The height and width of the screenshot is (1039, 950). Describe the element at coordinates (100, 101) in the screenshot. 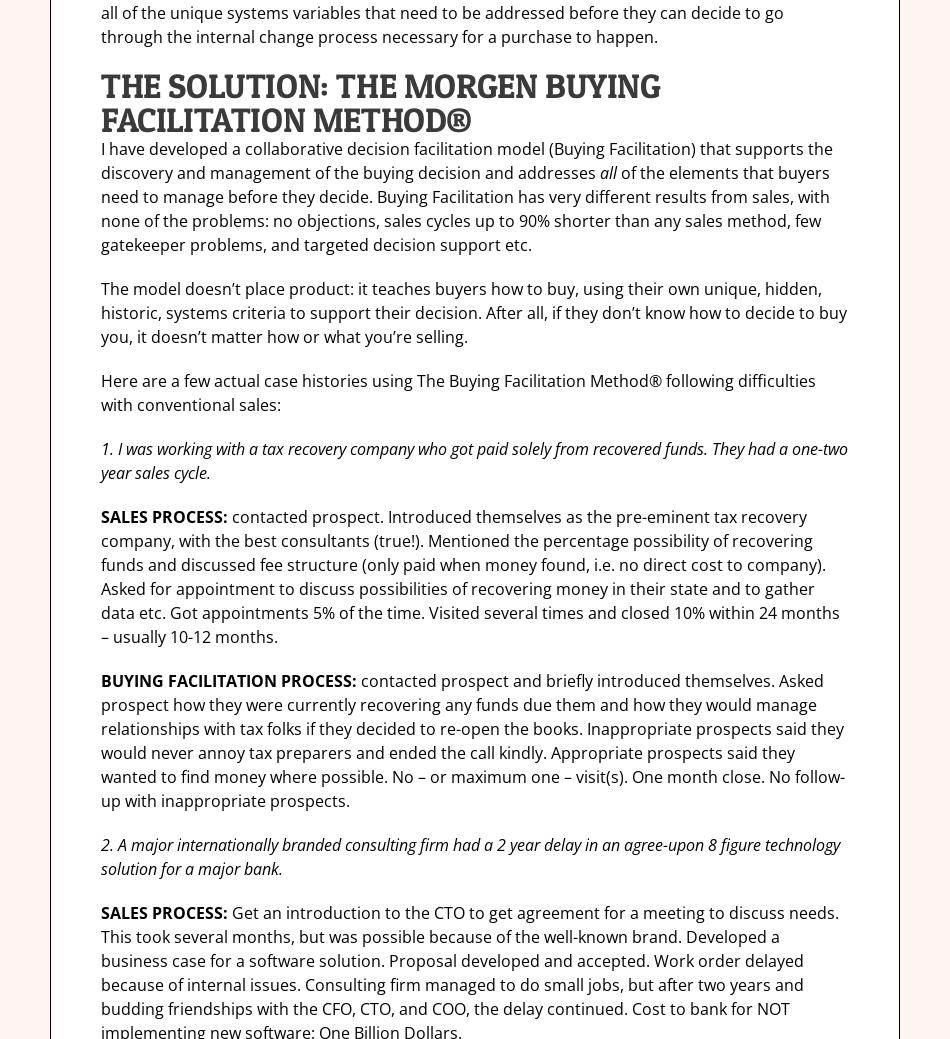

I see `'THE SOLUTION: THE MORGEN BUYING FACILITATION METHOD®'` at that location.